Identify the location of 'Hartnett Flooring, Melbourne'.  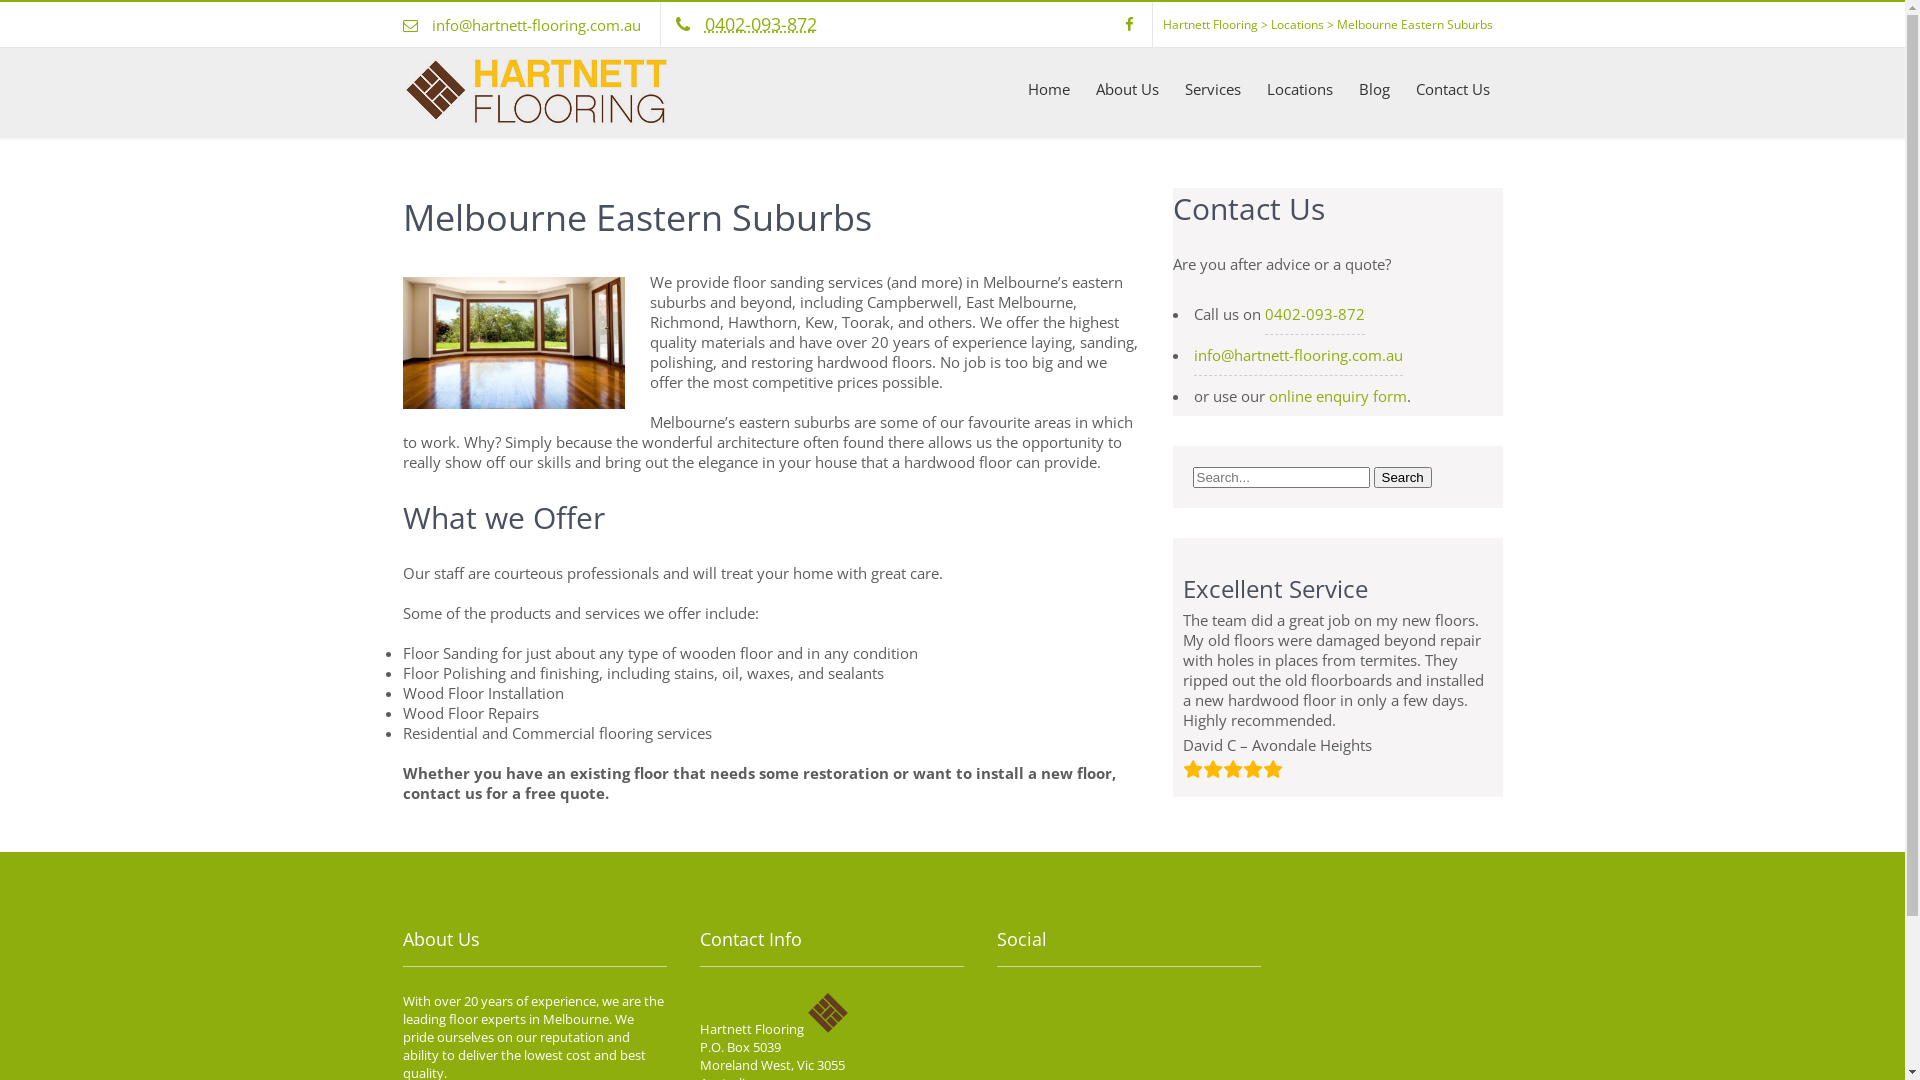
(535, 119).